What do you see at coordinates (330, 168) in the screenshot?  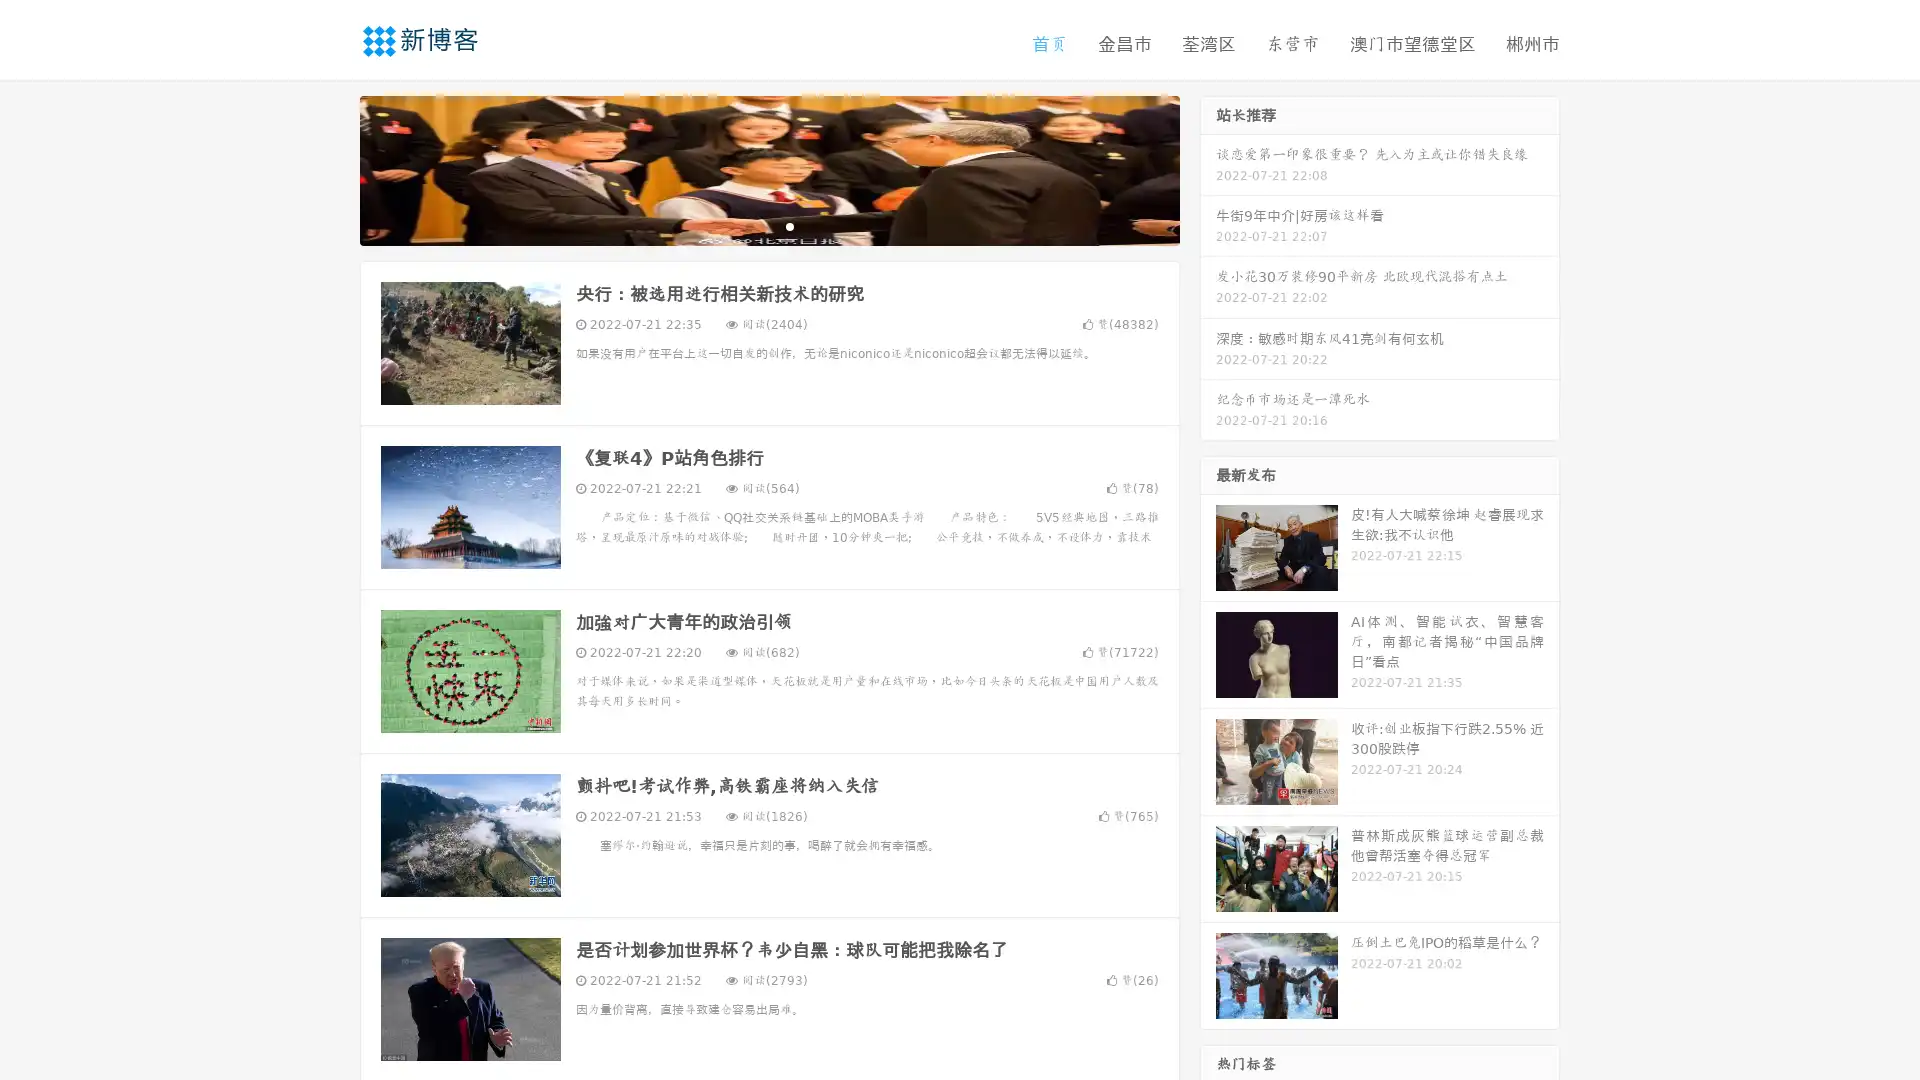 I see `Previous slide` at bounding box center [330, 168].